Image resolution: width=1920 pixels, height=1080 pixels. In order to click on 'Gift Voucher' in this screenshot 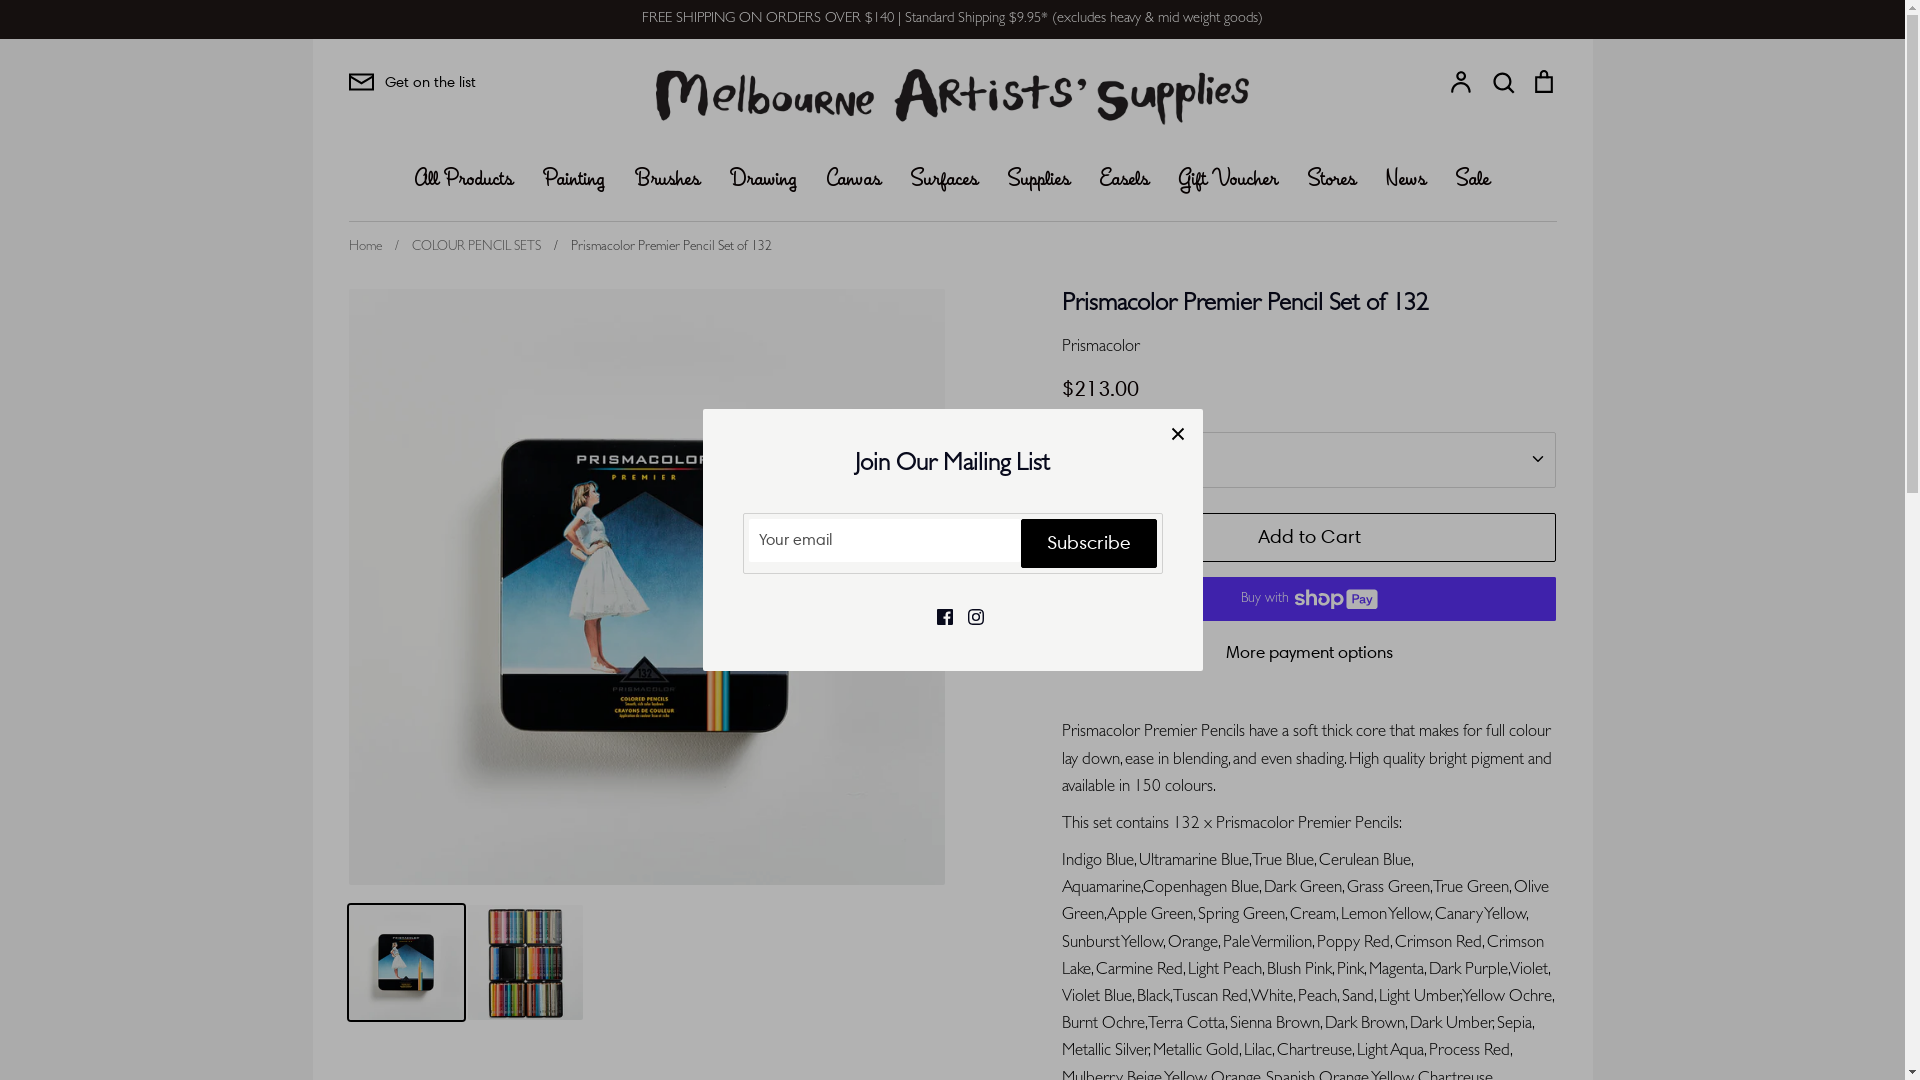, I will do `click(1179, 180)`.